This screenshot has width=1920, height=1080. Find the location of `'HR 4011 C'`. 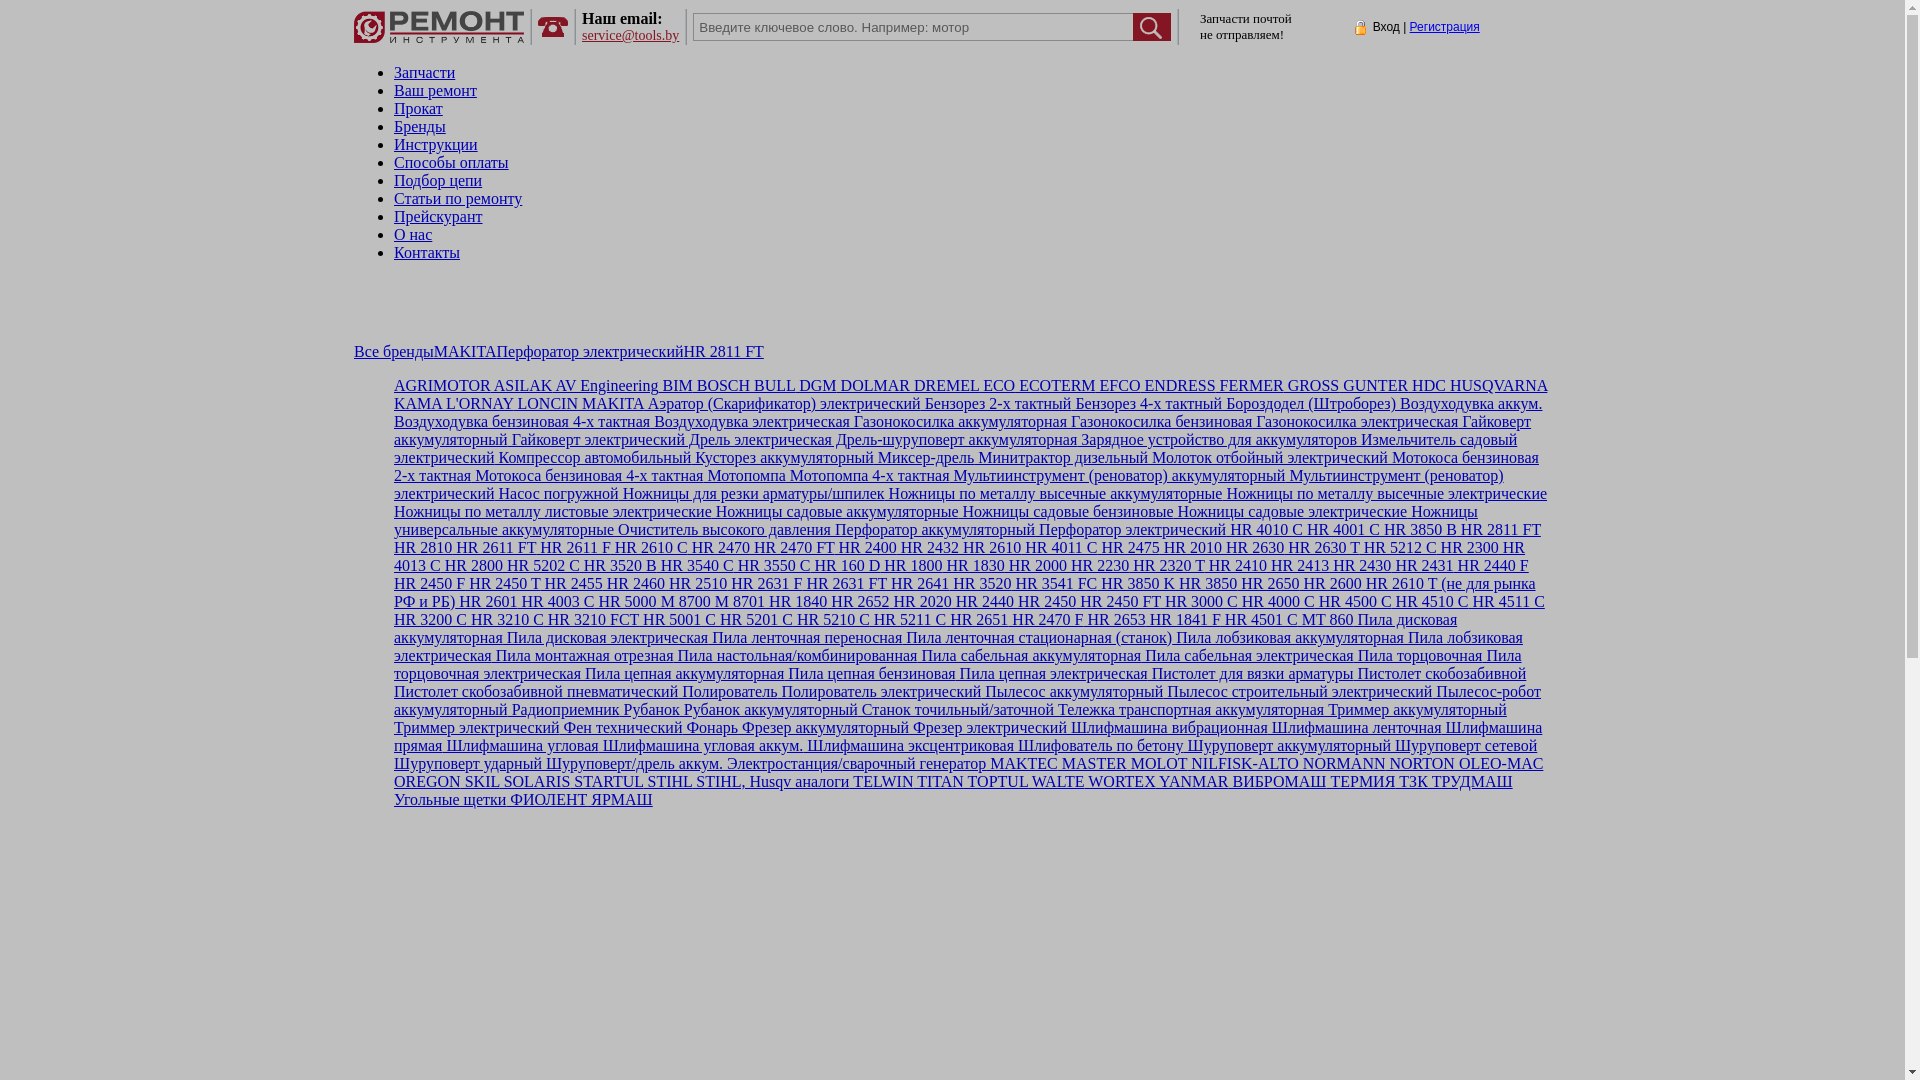

'HR 4011 C' is located at coordinates (1058, 547).